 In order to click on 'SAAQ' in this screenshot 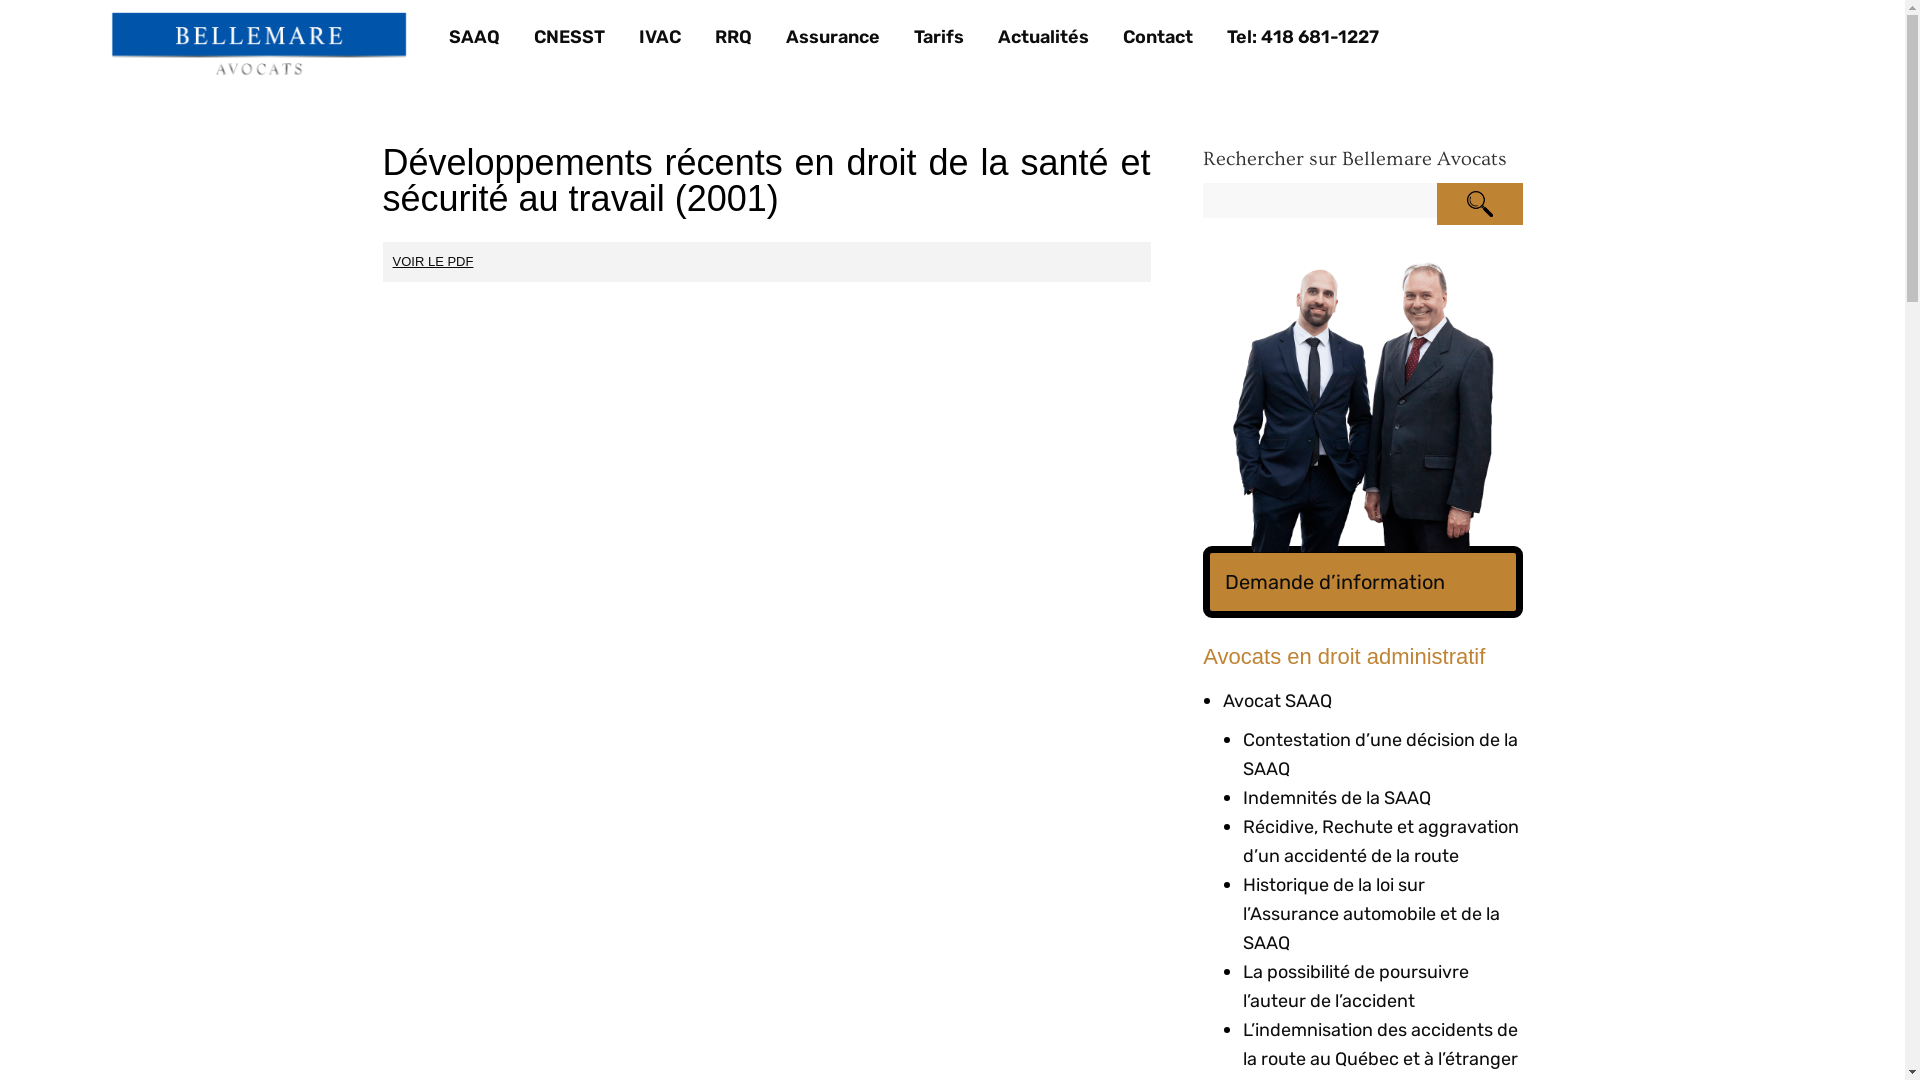, I will do `click(448, 37)`.